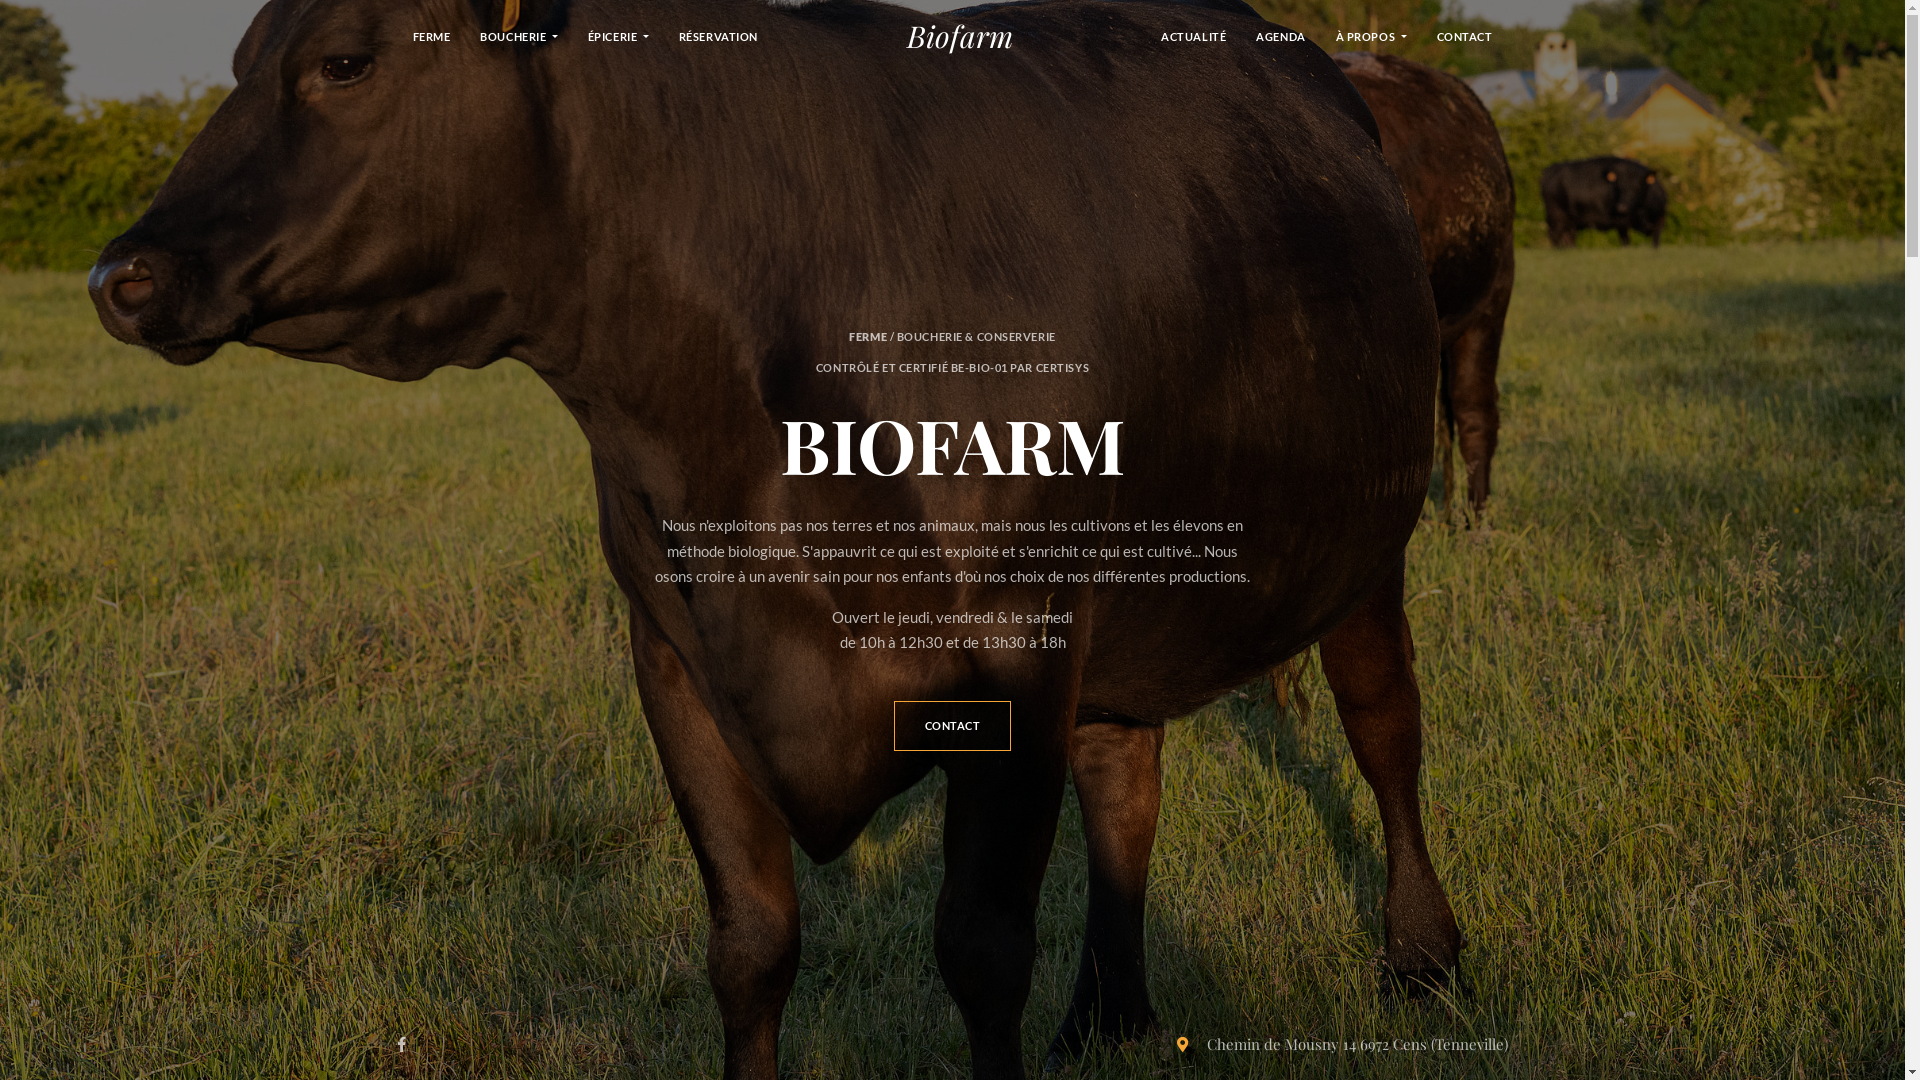  I want to click on 'BOUCHERIE', so click(518, 35).